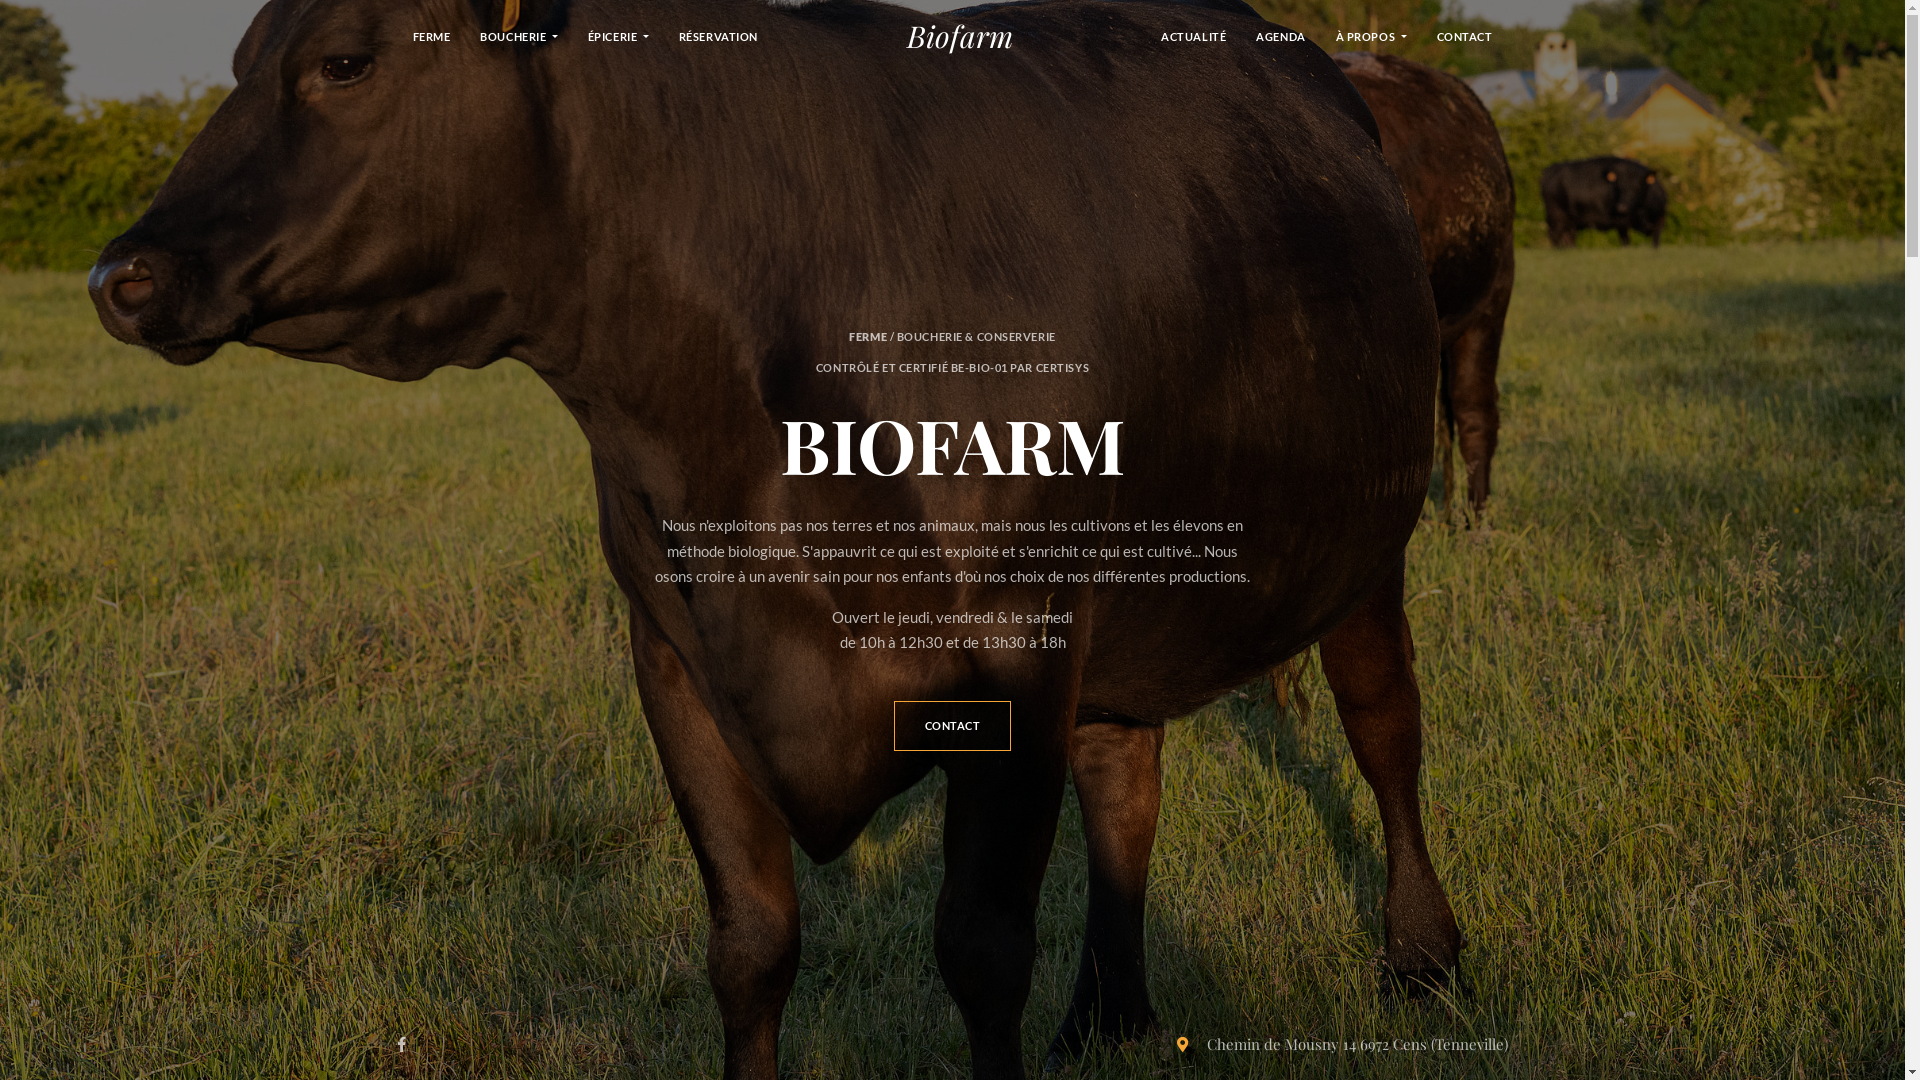  I want to click on 'BOUCHERIE', so click(518, 35).